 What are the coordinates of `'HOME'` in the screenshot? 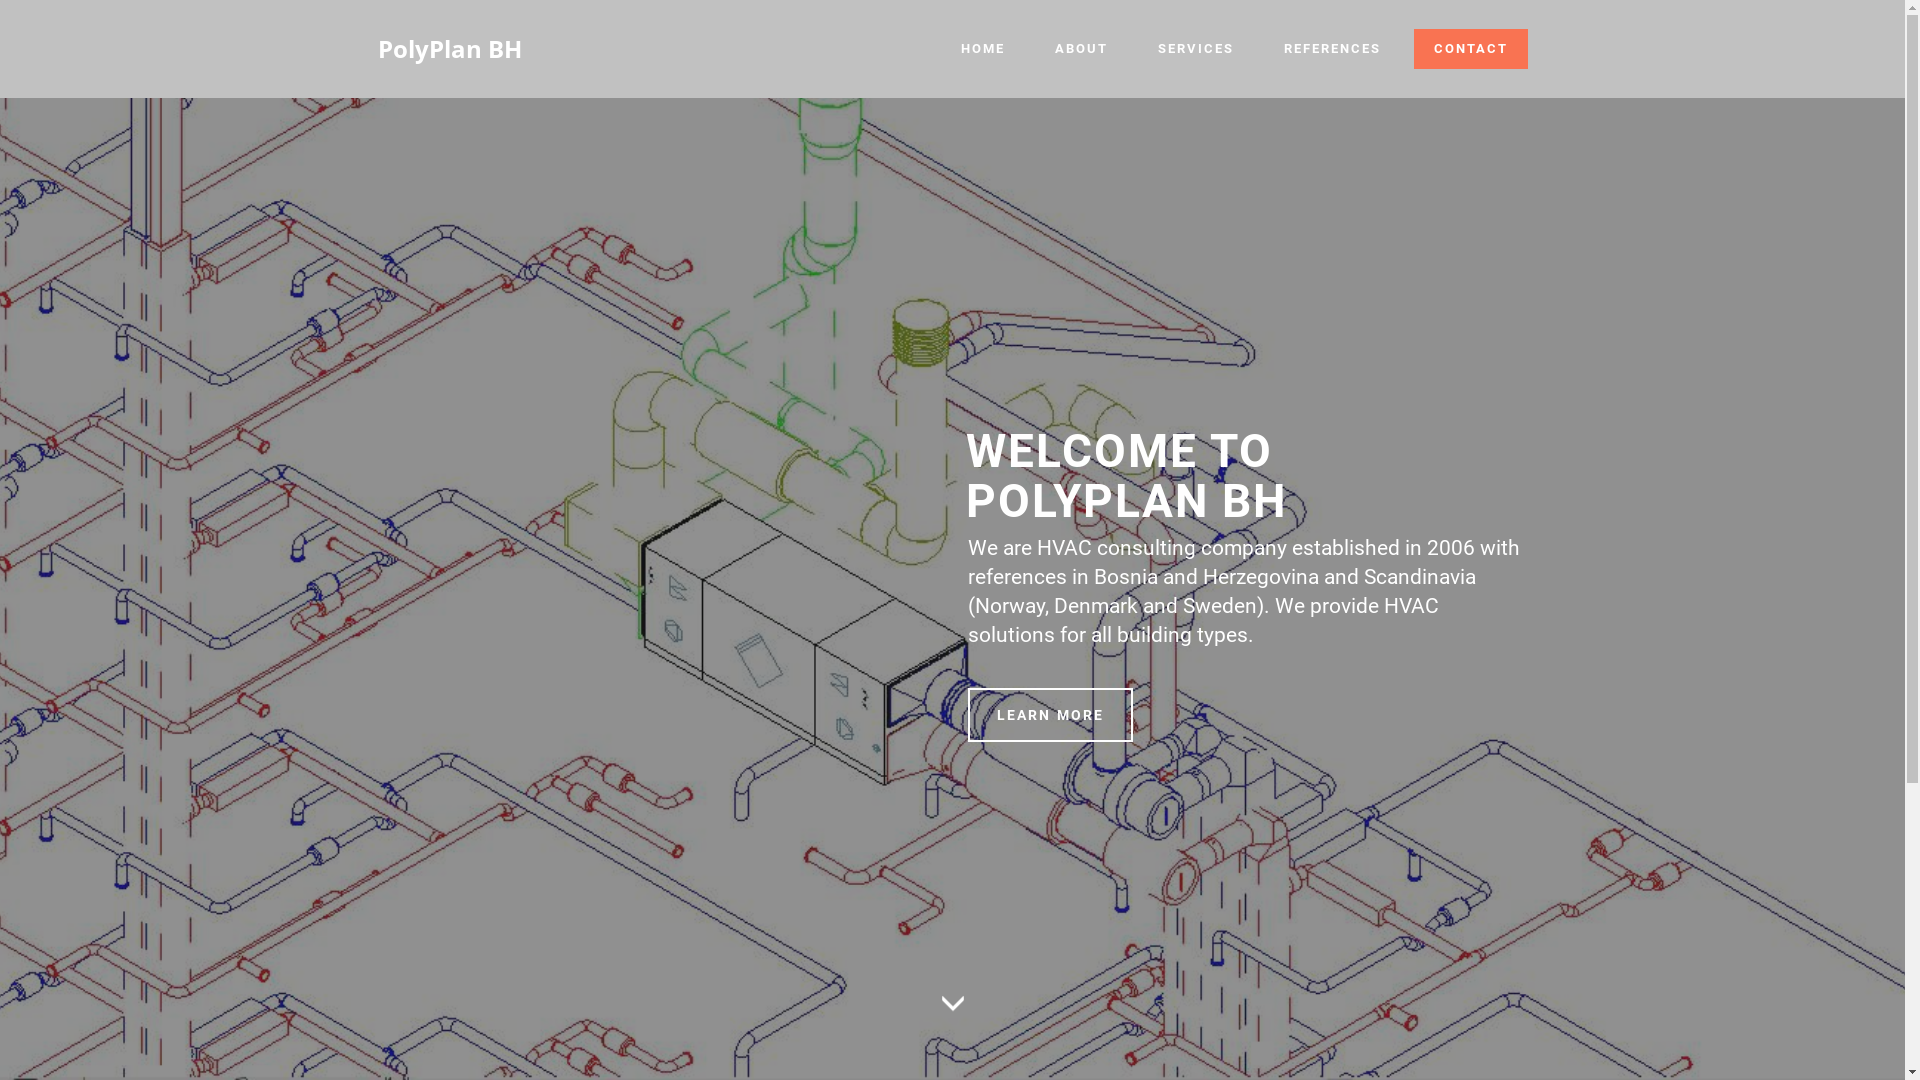 It's located at (982, 48).